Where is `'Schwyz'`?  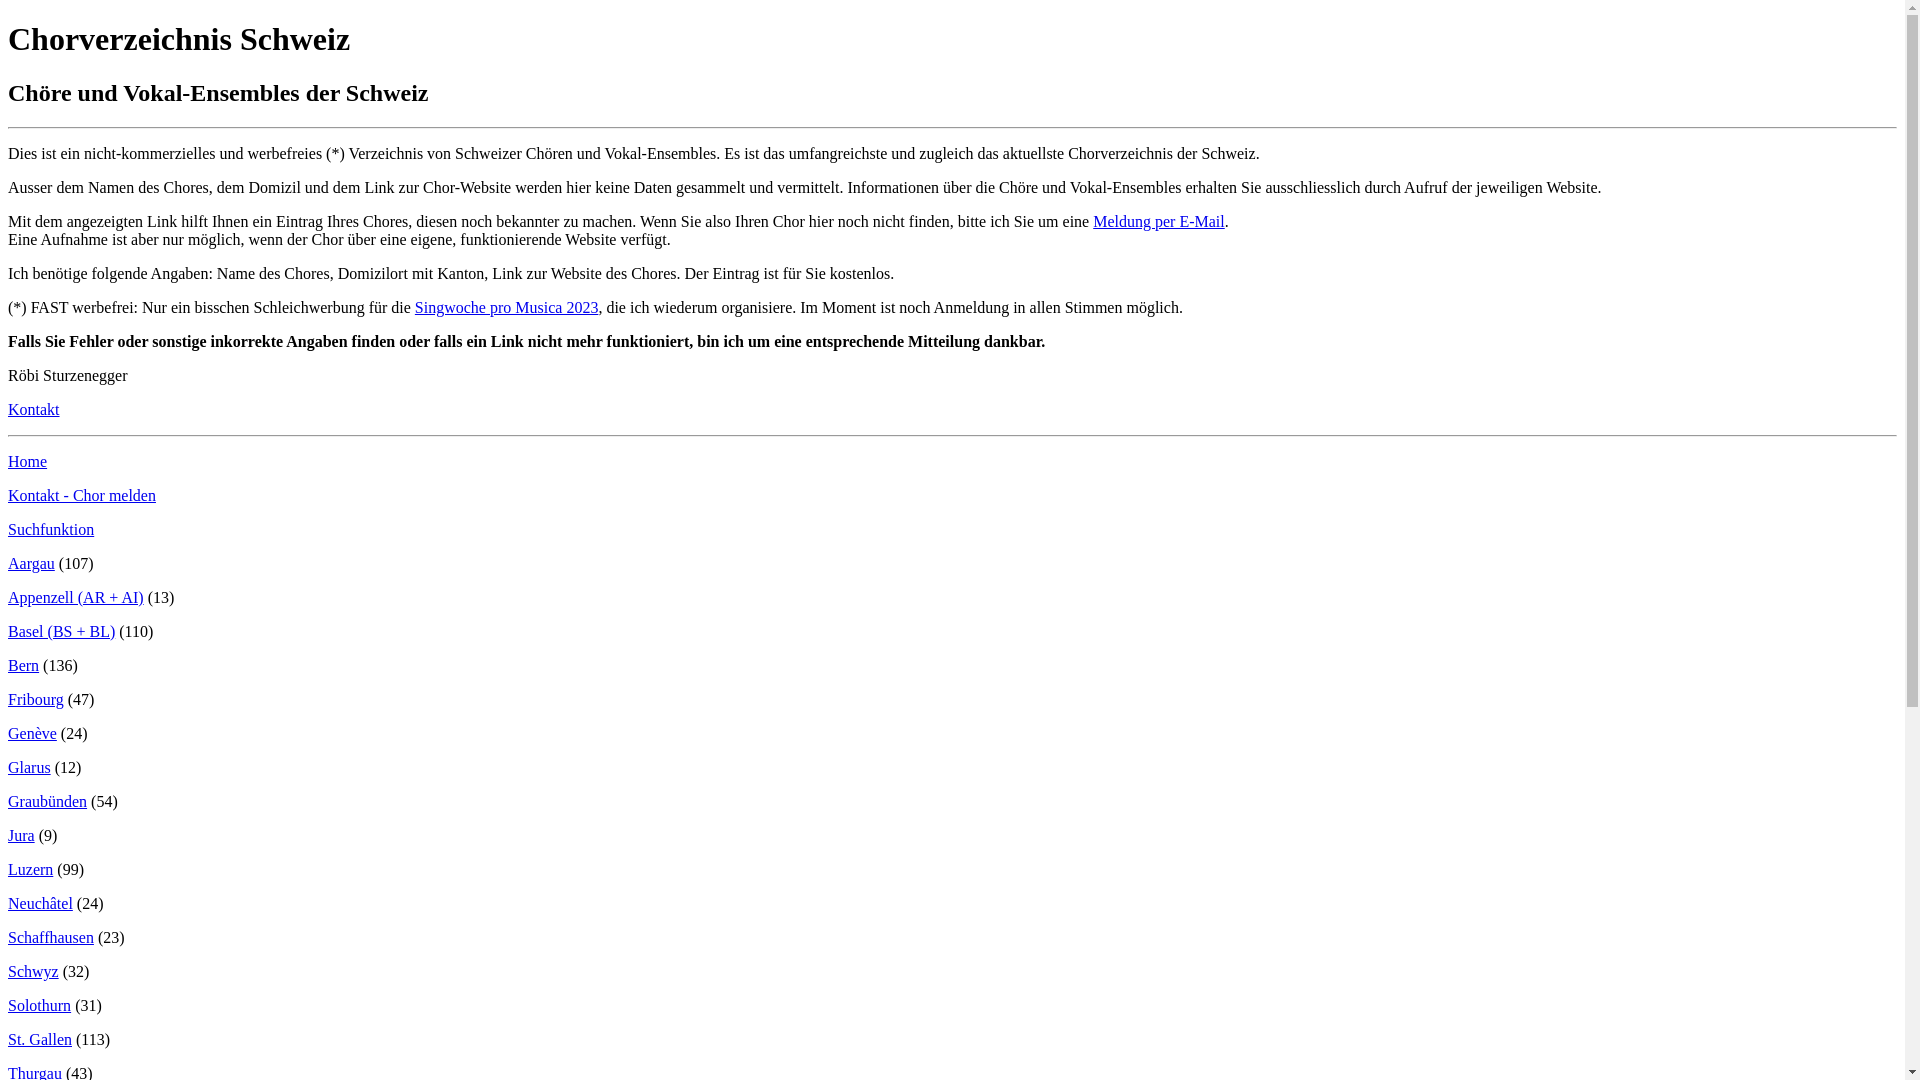
'Schwyz' is located at coordinates (8, 970).